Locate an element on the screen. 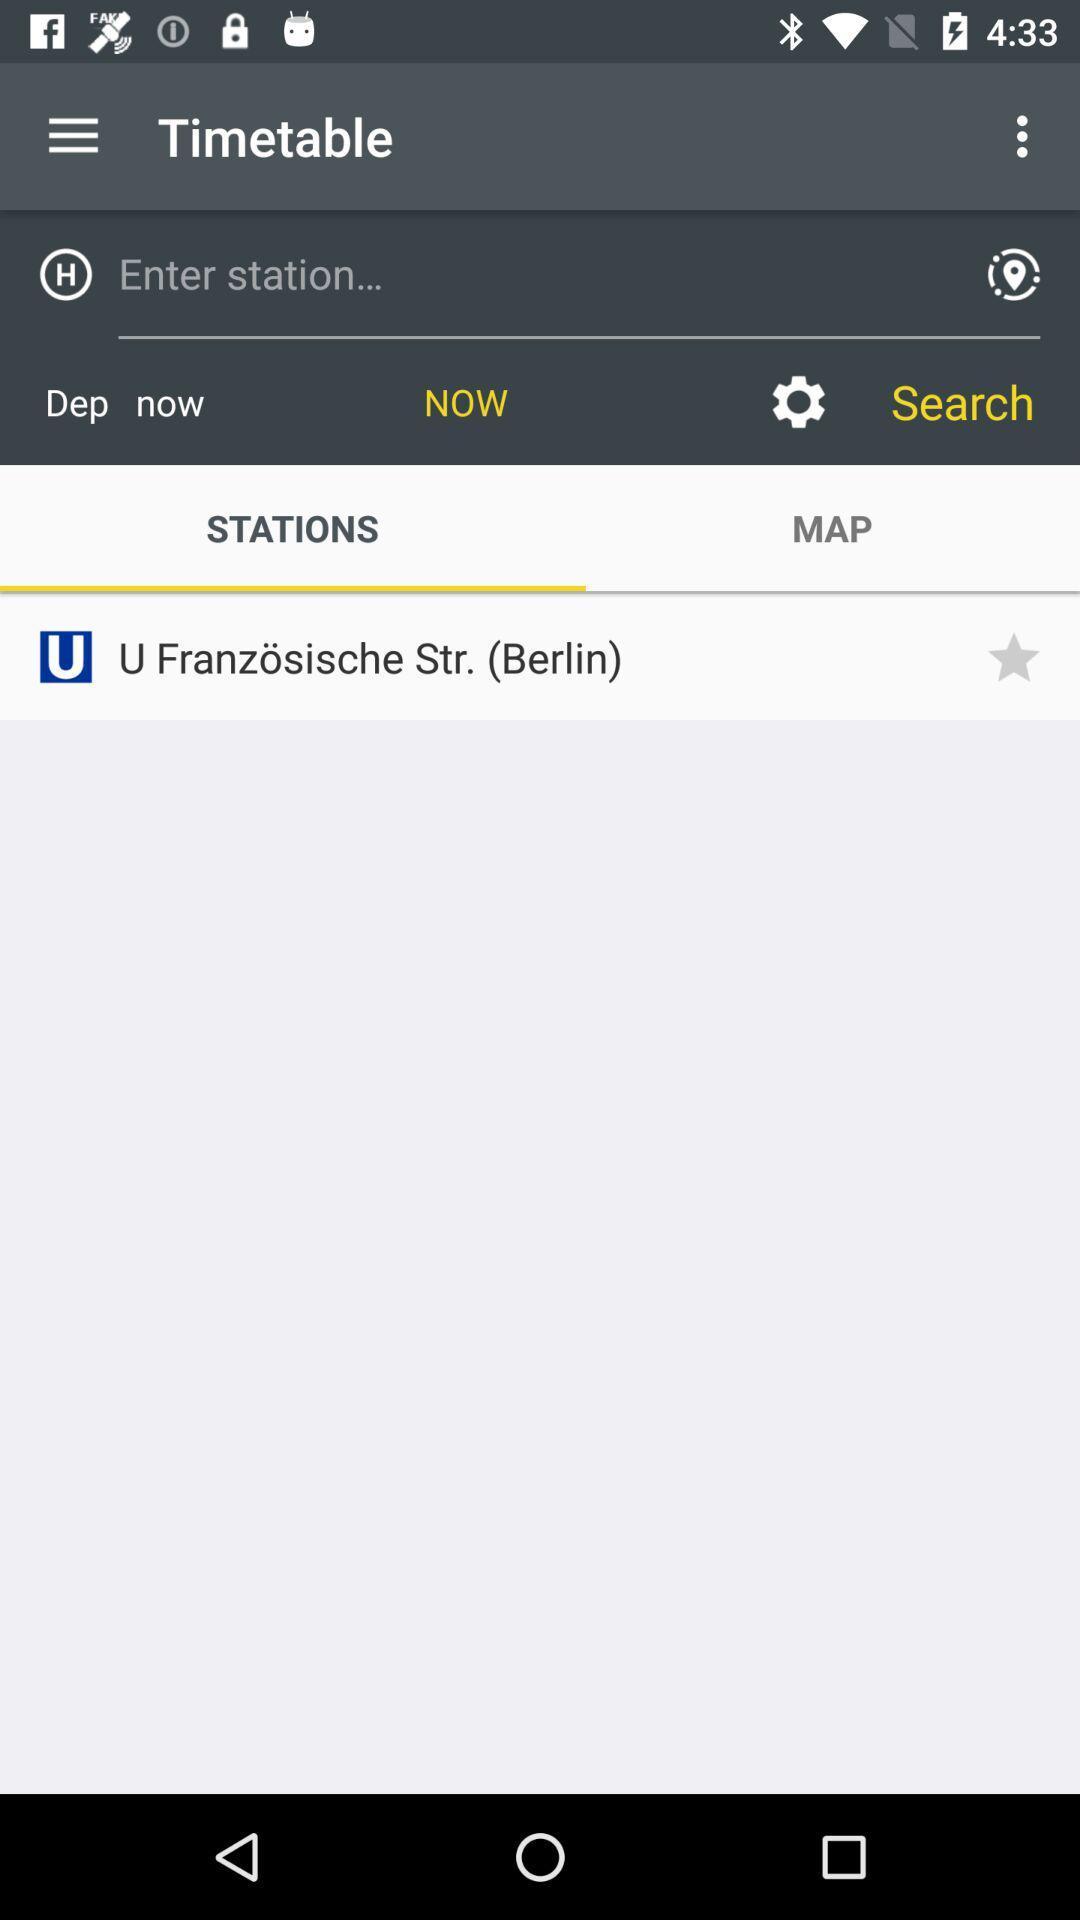 The height and width of the screenshot is (1920, 1080). item next to stations icon is located at coordinates (832, 528).